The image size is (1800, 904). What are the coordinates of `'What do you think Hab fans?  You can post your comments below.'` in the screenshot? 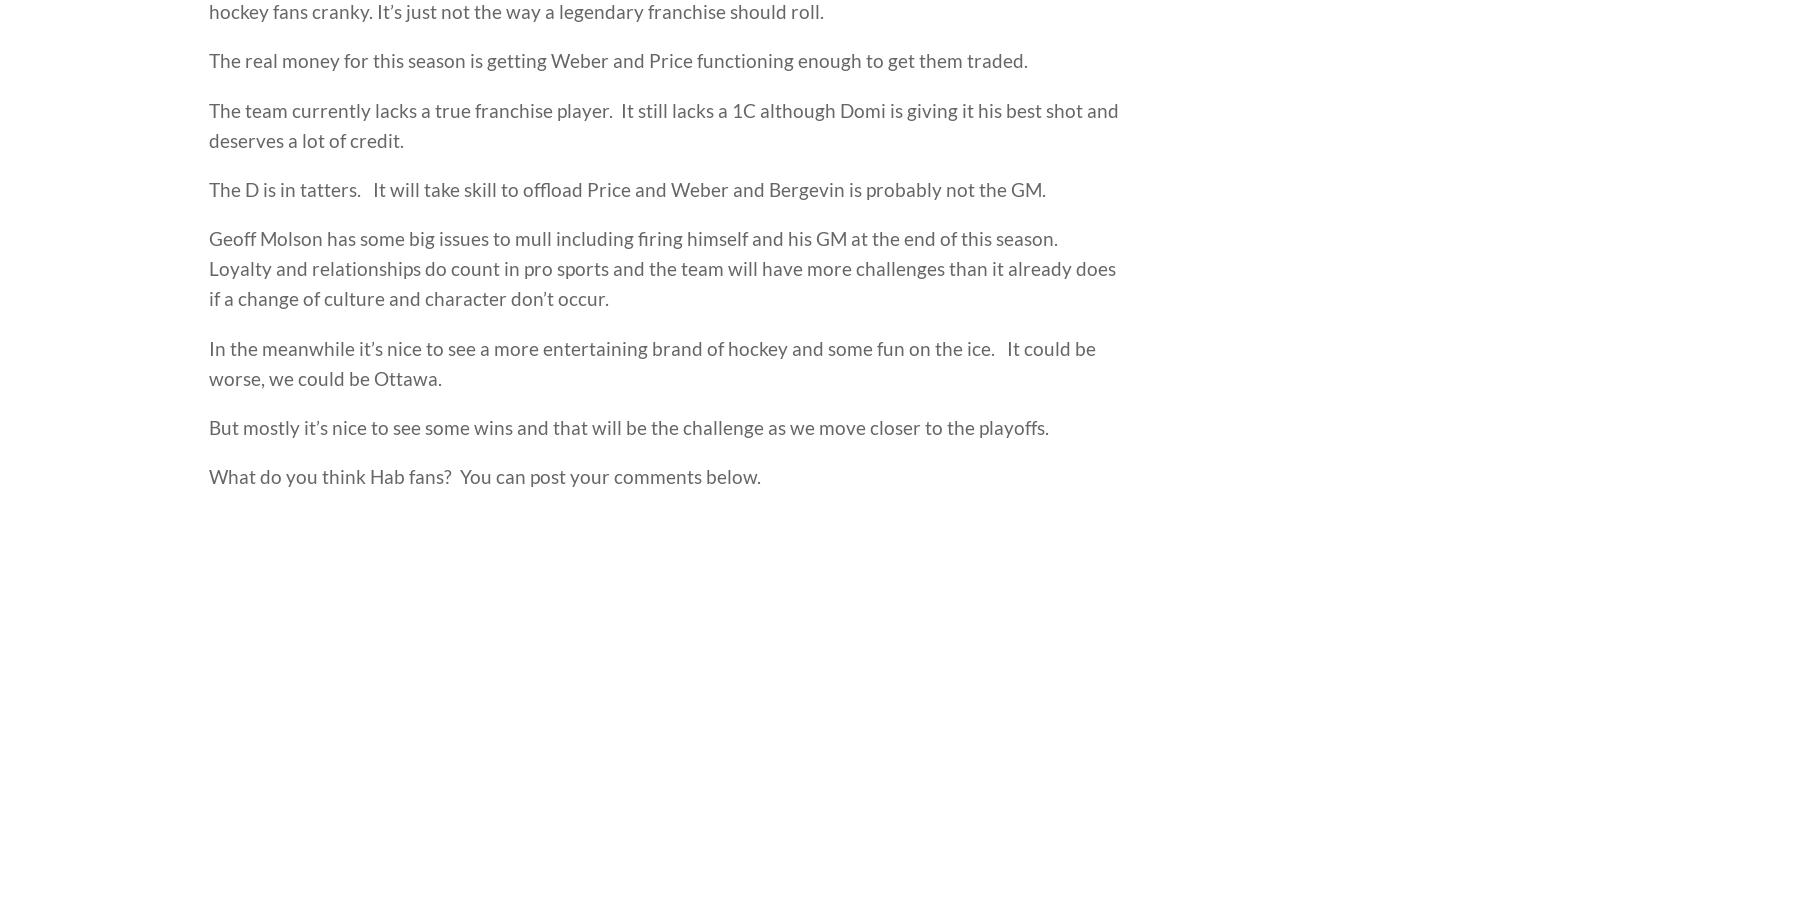 It's located at (483, 475).